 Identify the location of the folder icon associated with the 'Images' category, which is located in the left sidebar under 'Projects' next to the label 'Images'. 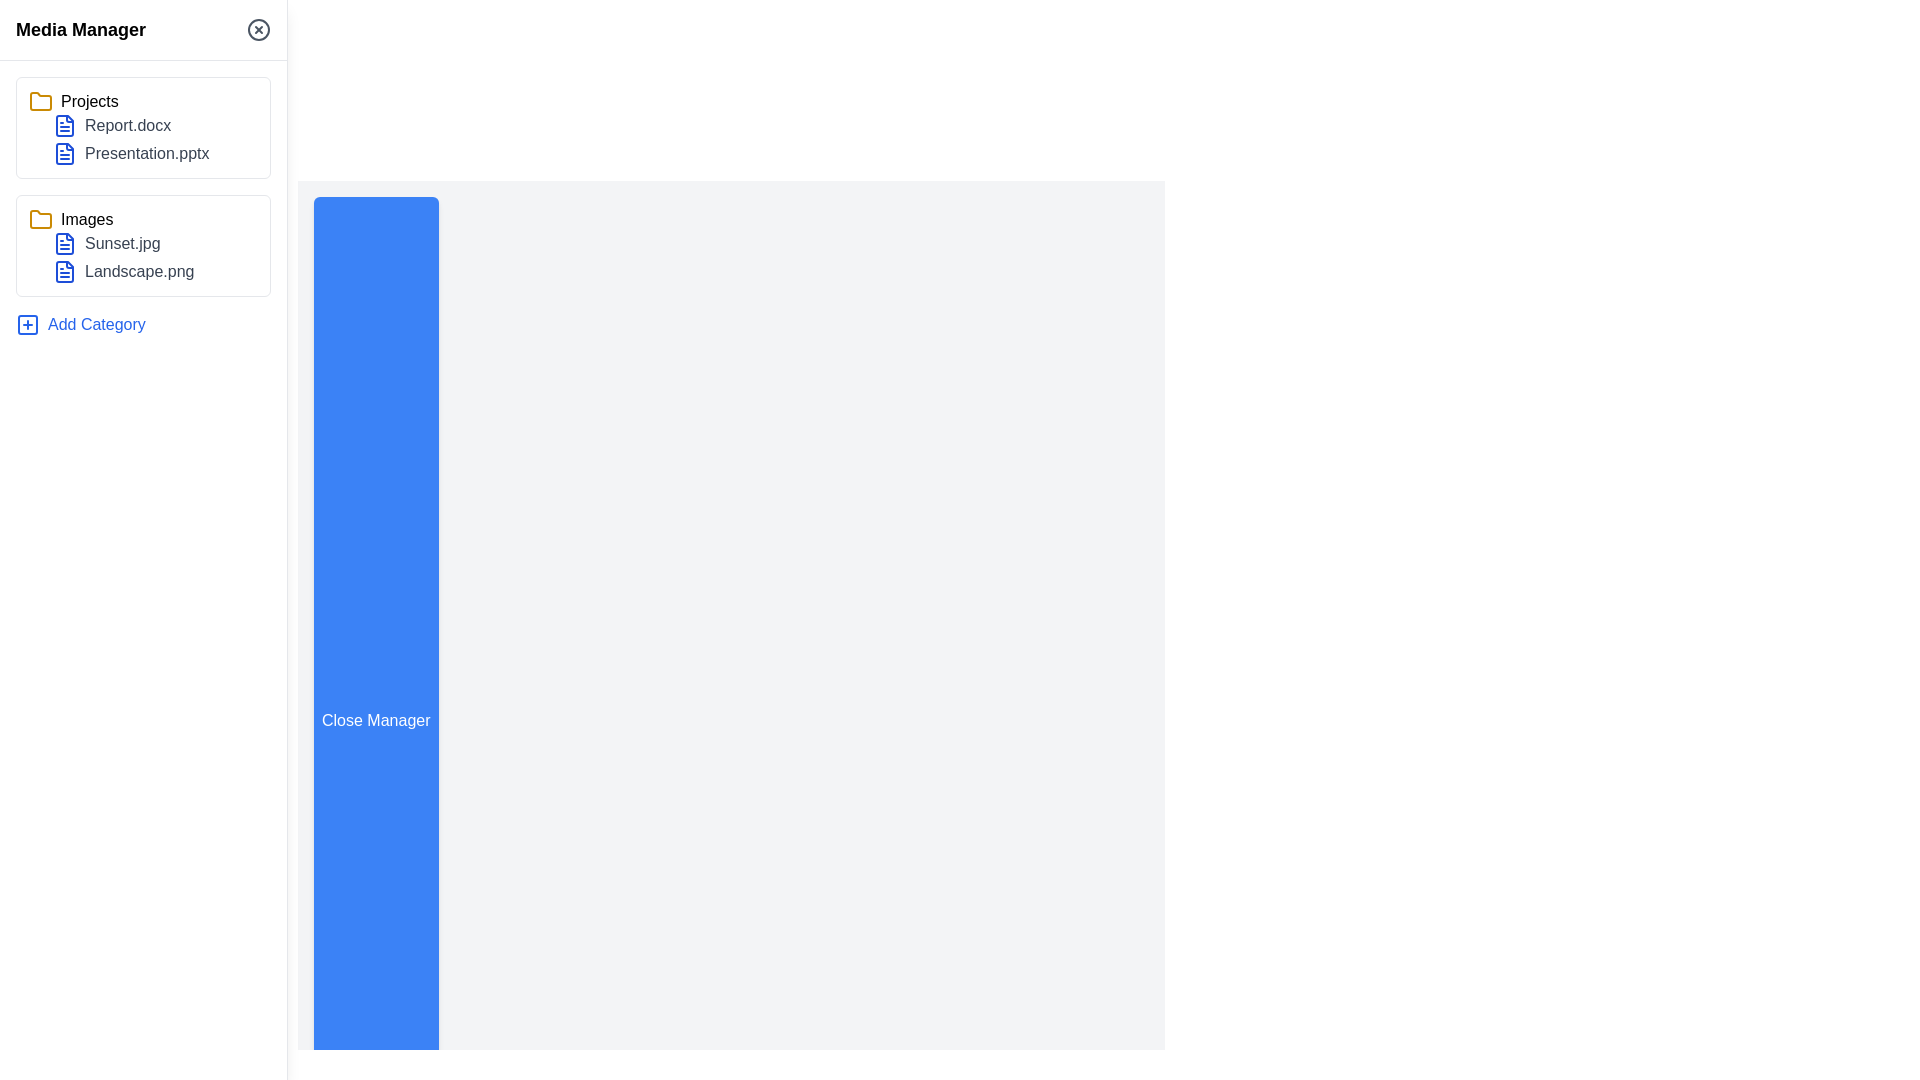
(41, 219).